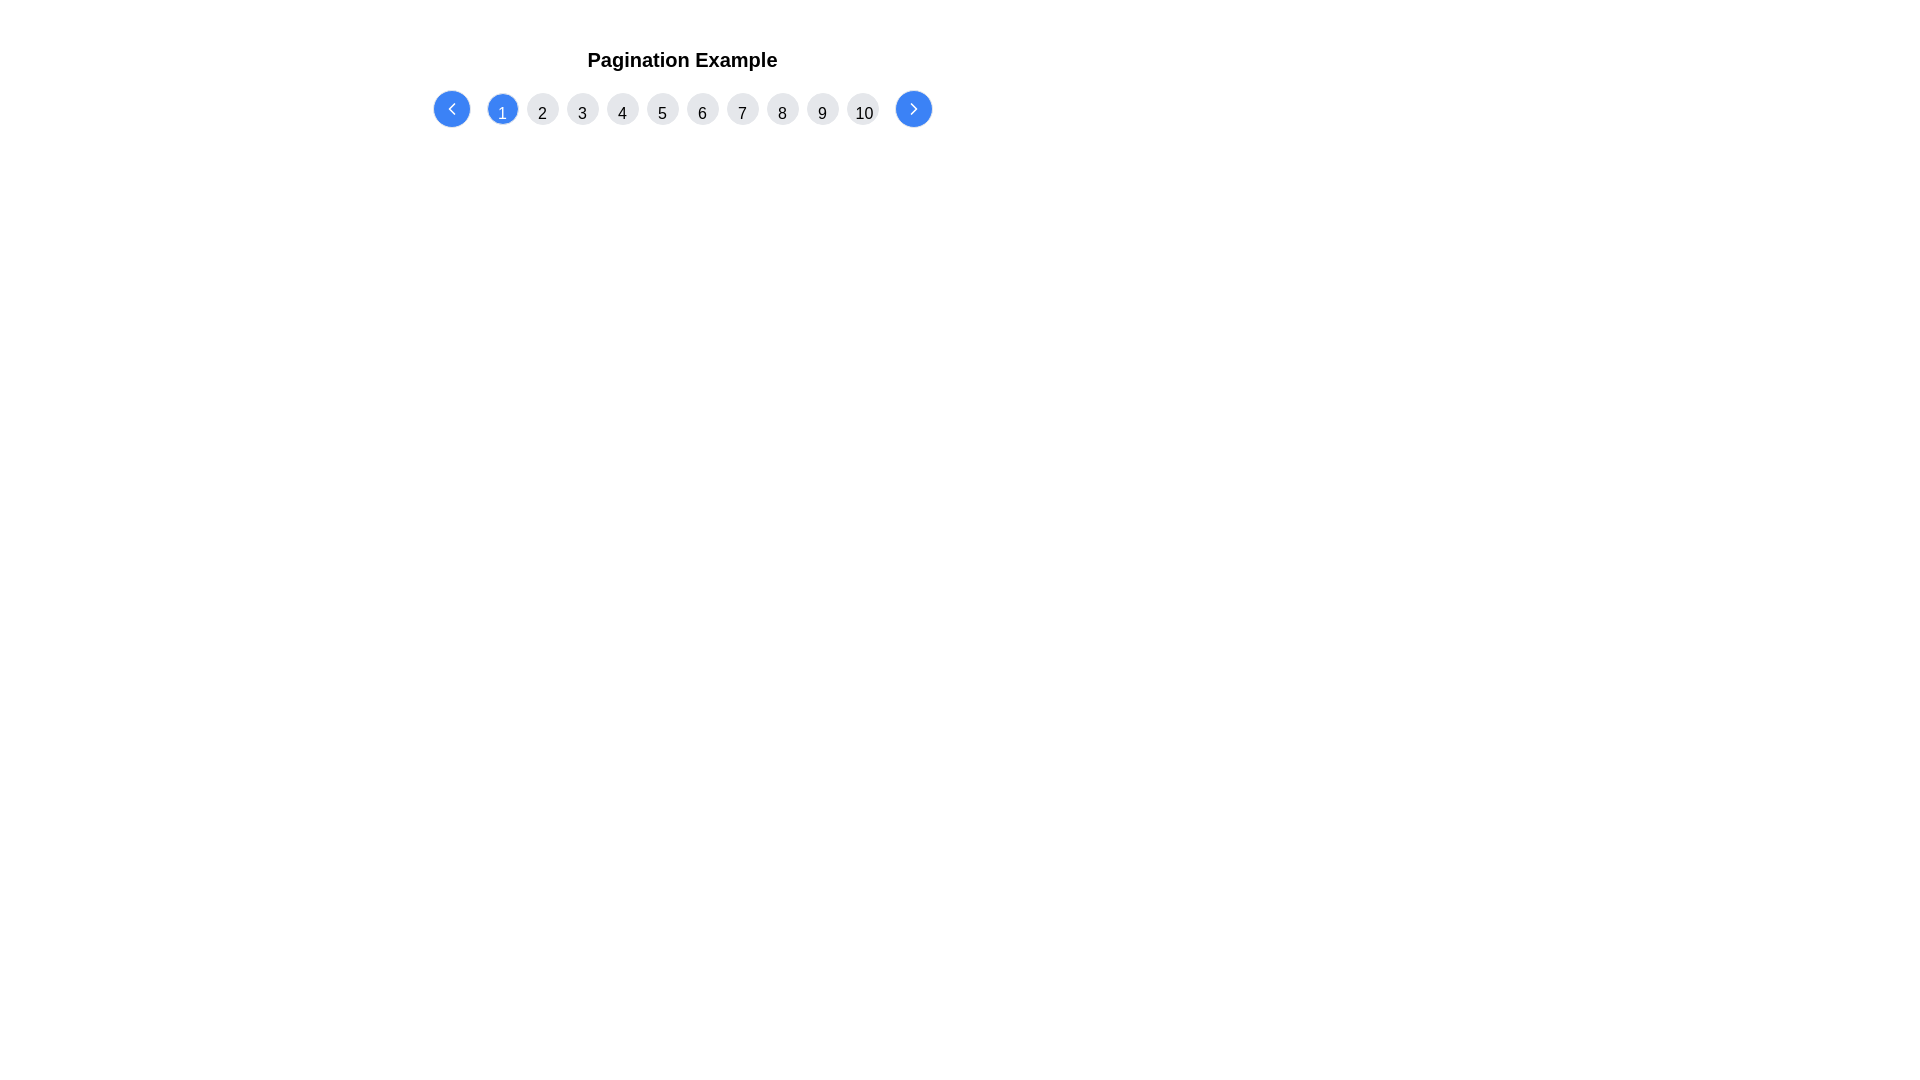  What do you see at coordinates (450, 108) in the screenshot?
I see `the left-facing chevron arrow within the circular blue button in the pagination control bar` at bounding box center [450, 108].